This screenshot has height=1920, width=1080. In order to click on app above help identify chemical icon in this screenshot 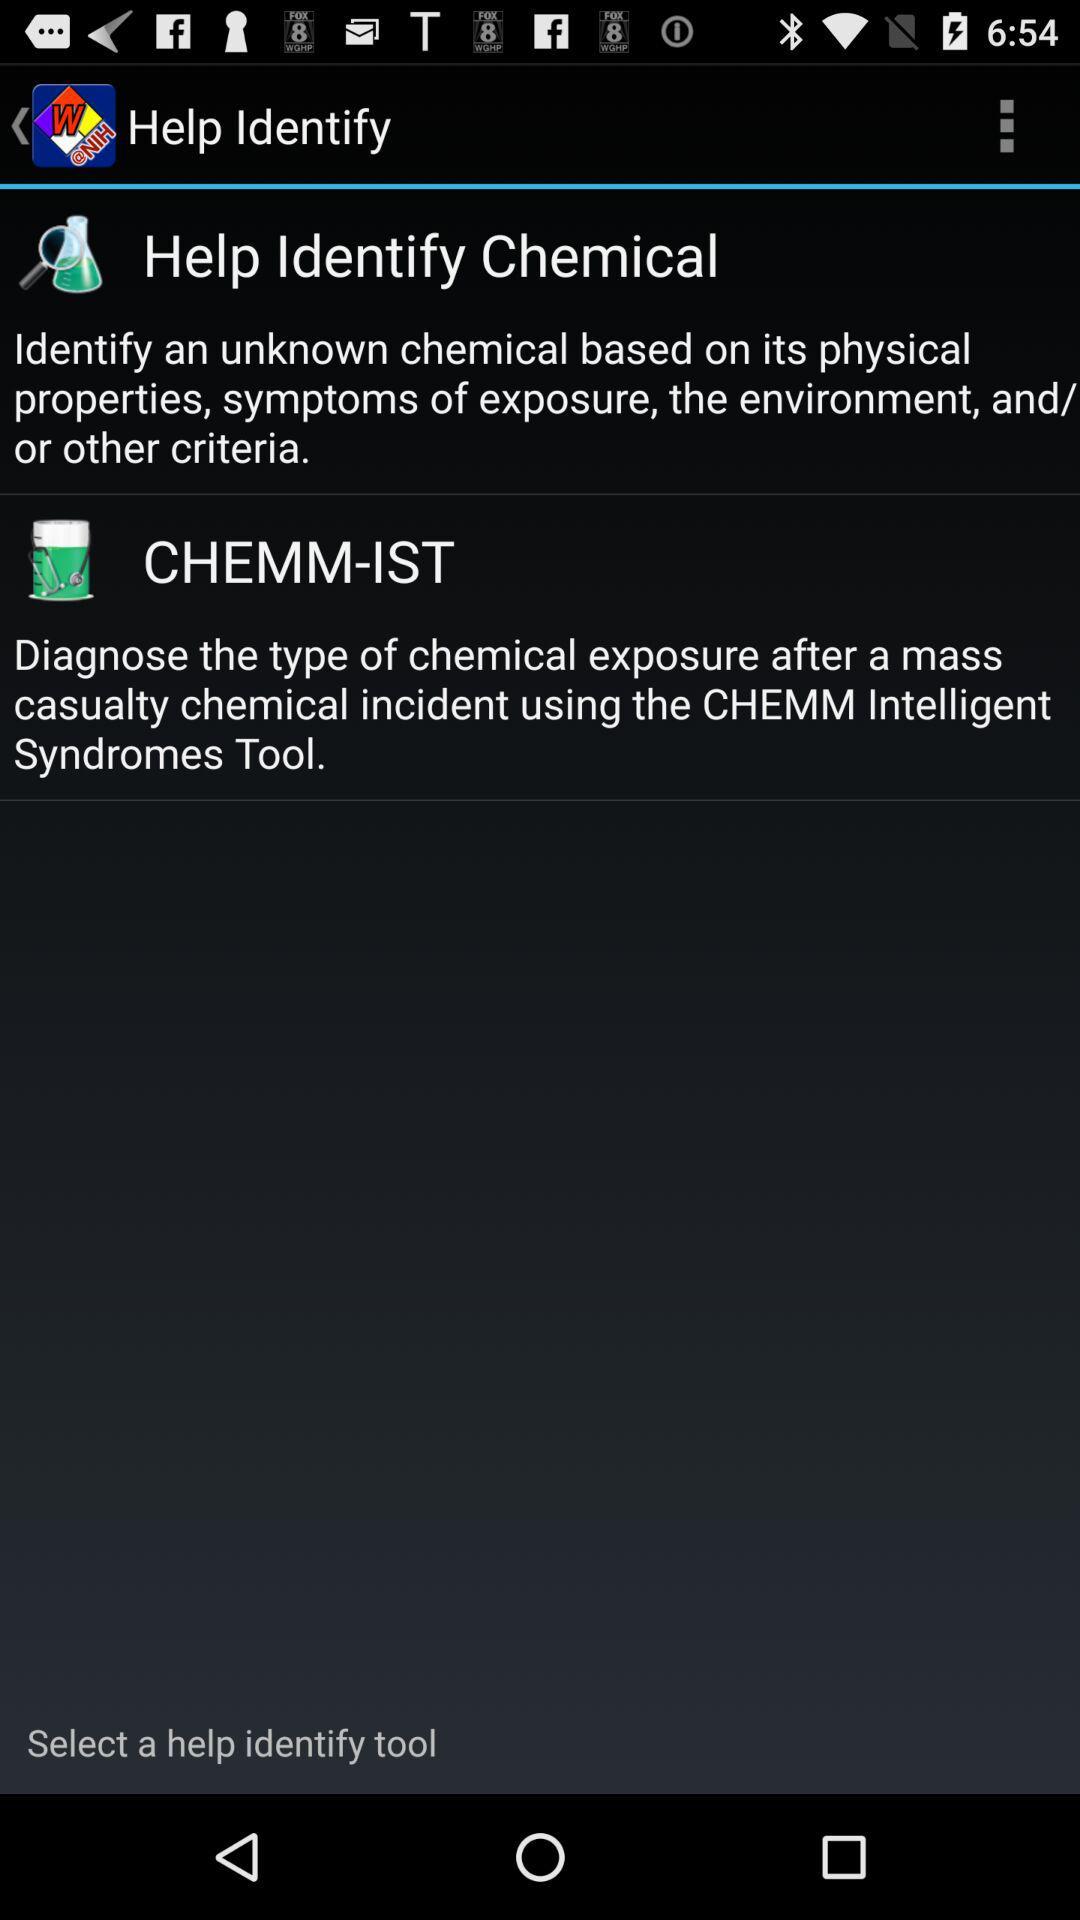, I will do `click(1006, 124)`.